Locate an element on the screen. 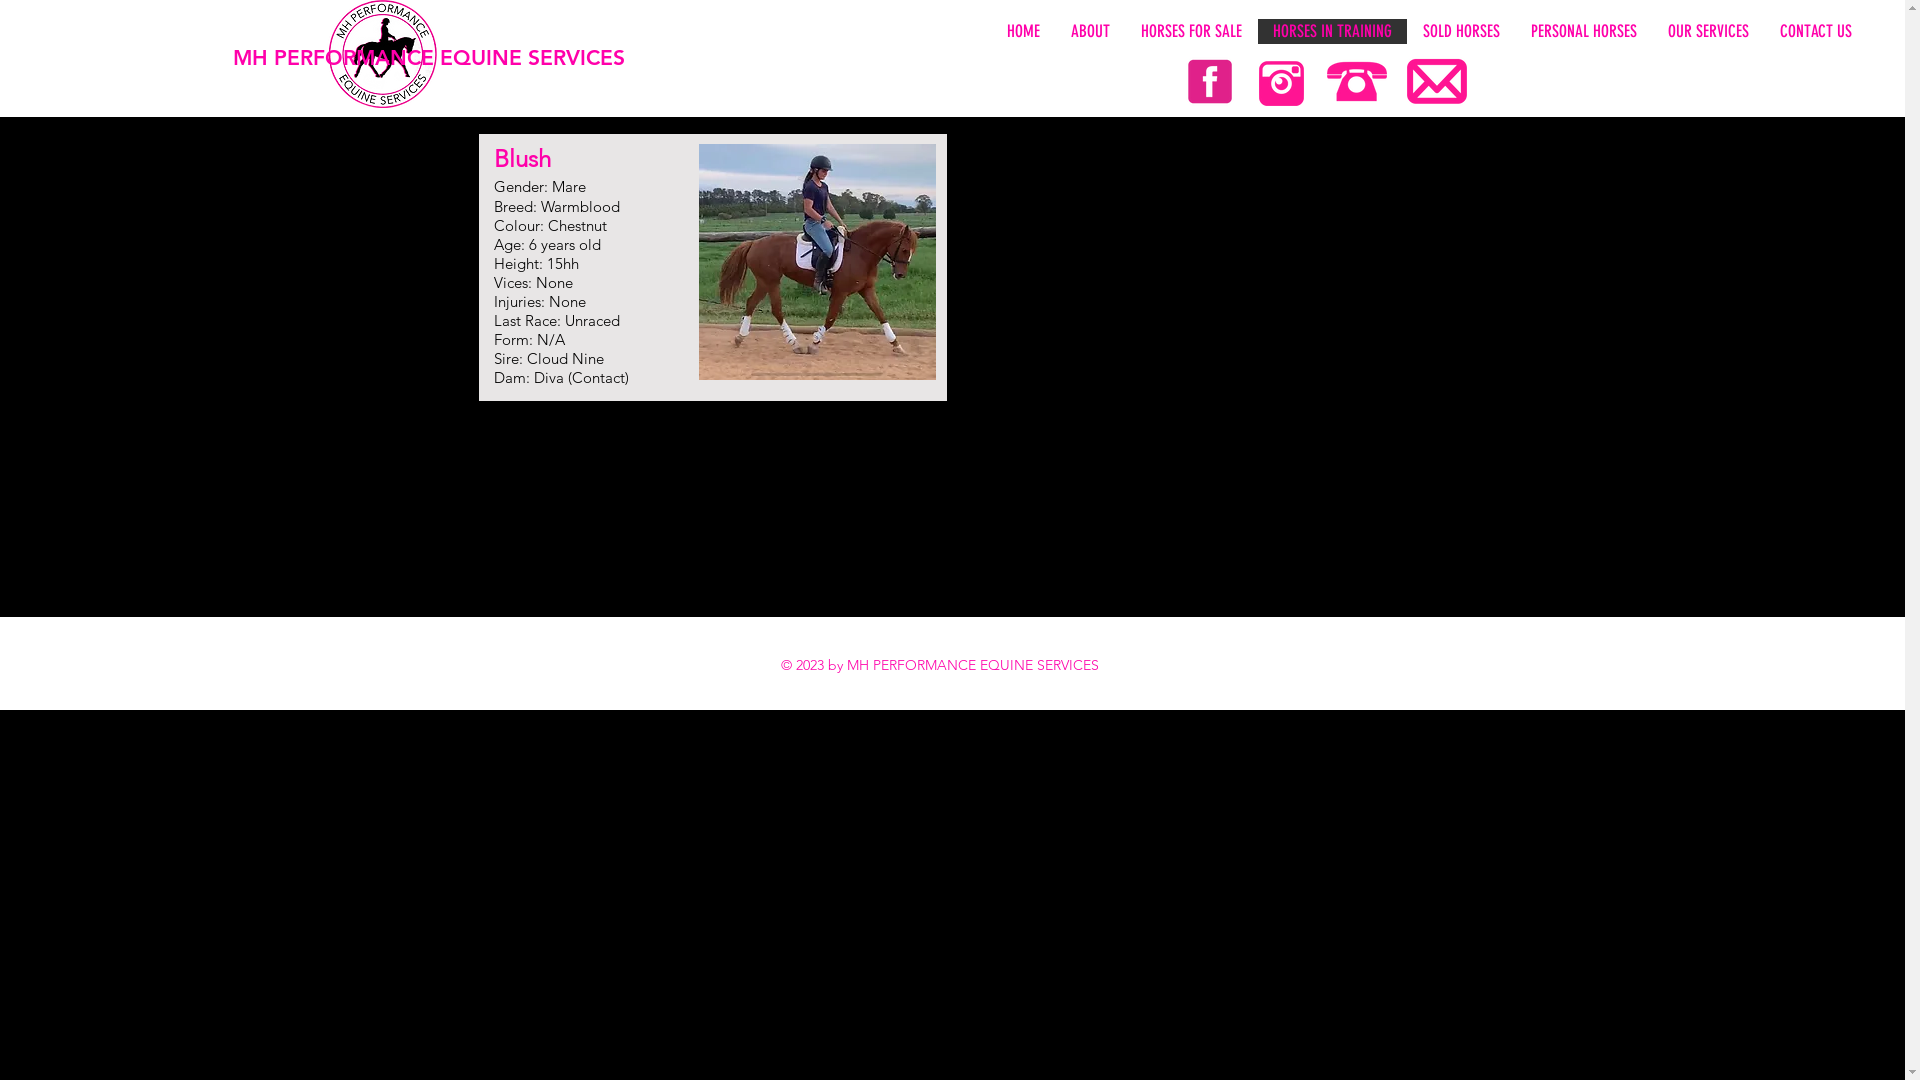 This screenshot has width=1920, height=1080. 'LOGO%20WHITE_edited.png' is located at coordinates (382, 53).